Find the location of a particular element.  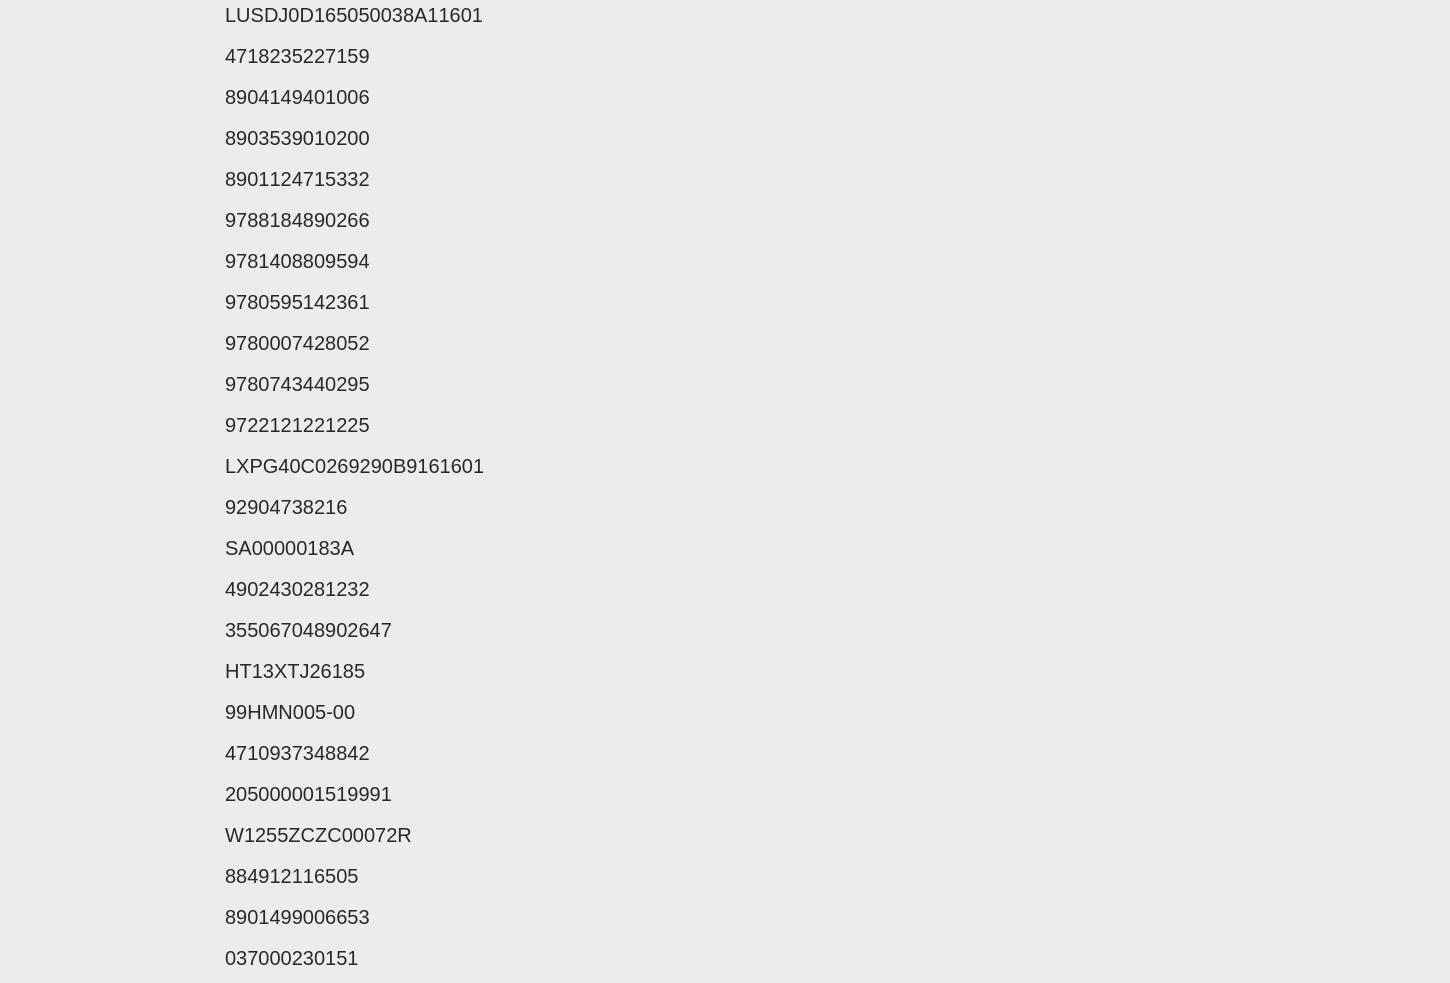

'99HMN005-00' is located at coordinates (224, 710).